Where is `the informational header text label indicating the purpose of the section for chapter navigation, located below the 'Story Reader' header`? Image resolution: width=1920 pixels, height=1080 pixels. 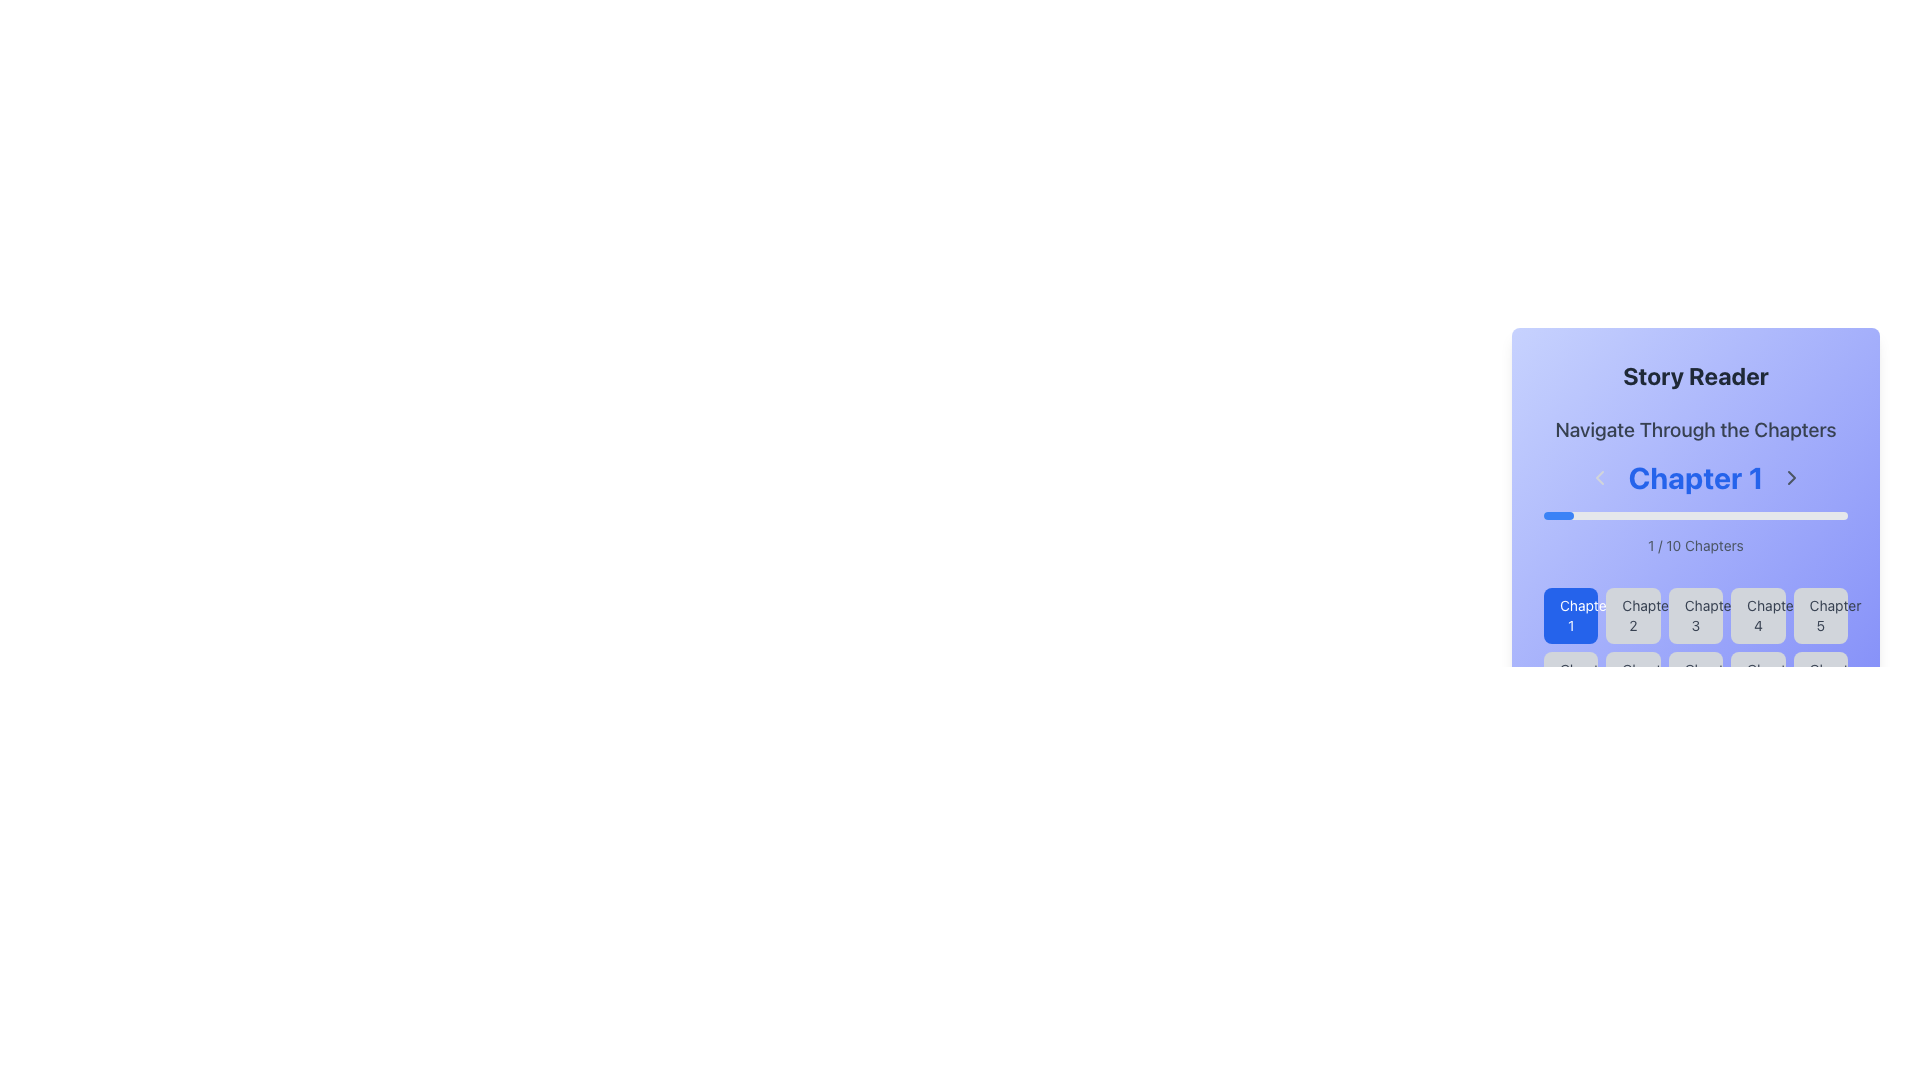
the informational header text label indicating the purpose of the section for chapter navigation, located below the 'Story Reader' header is located at coordinates (1694, 428).